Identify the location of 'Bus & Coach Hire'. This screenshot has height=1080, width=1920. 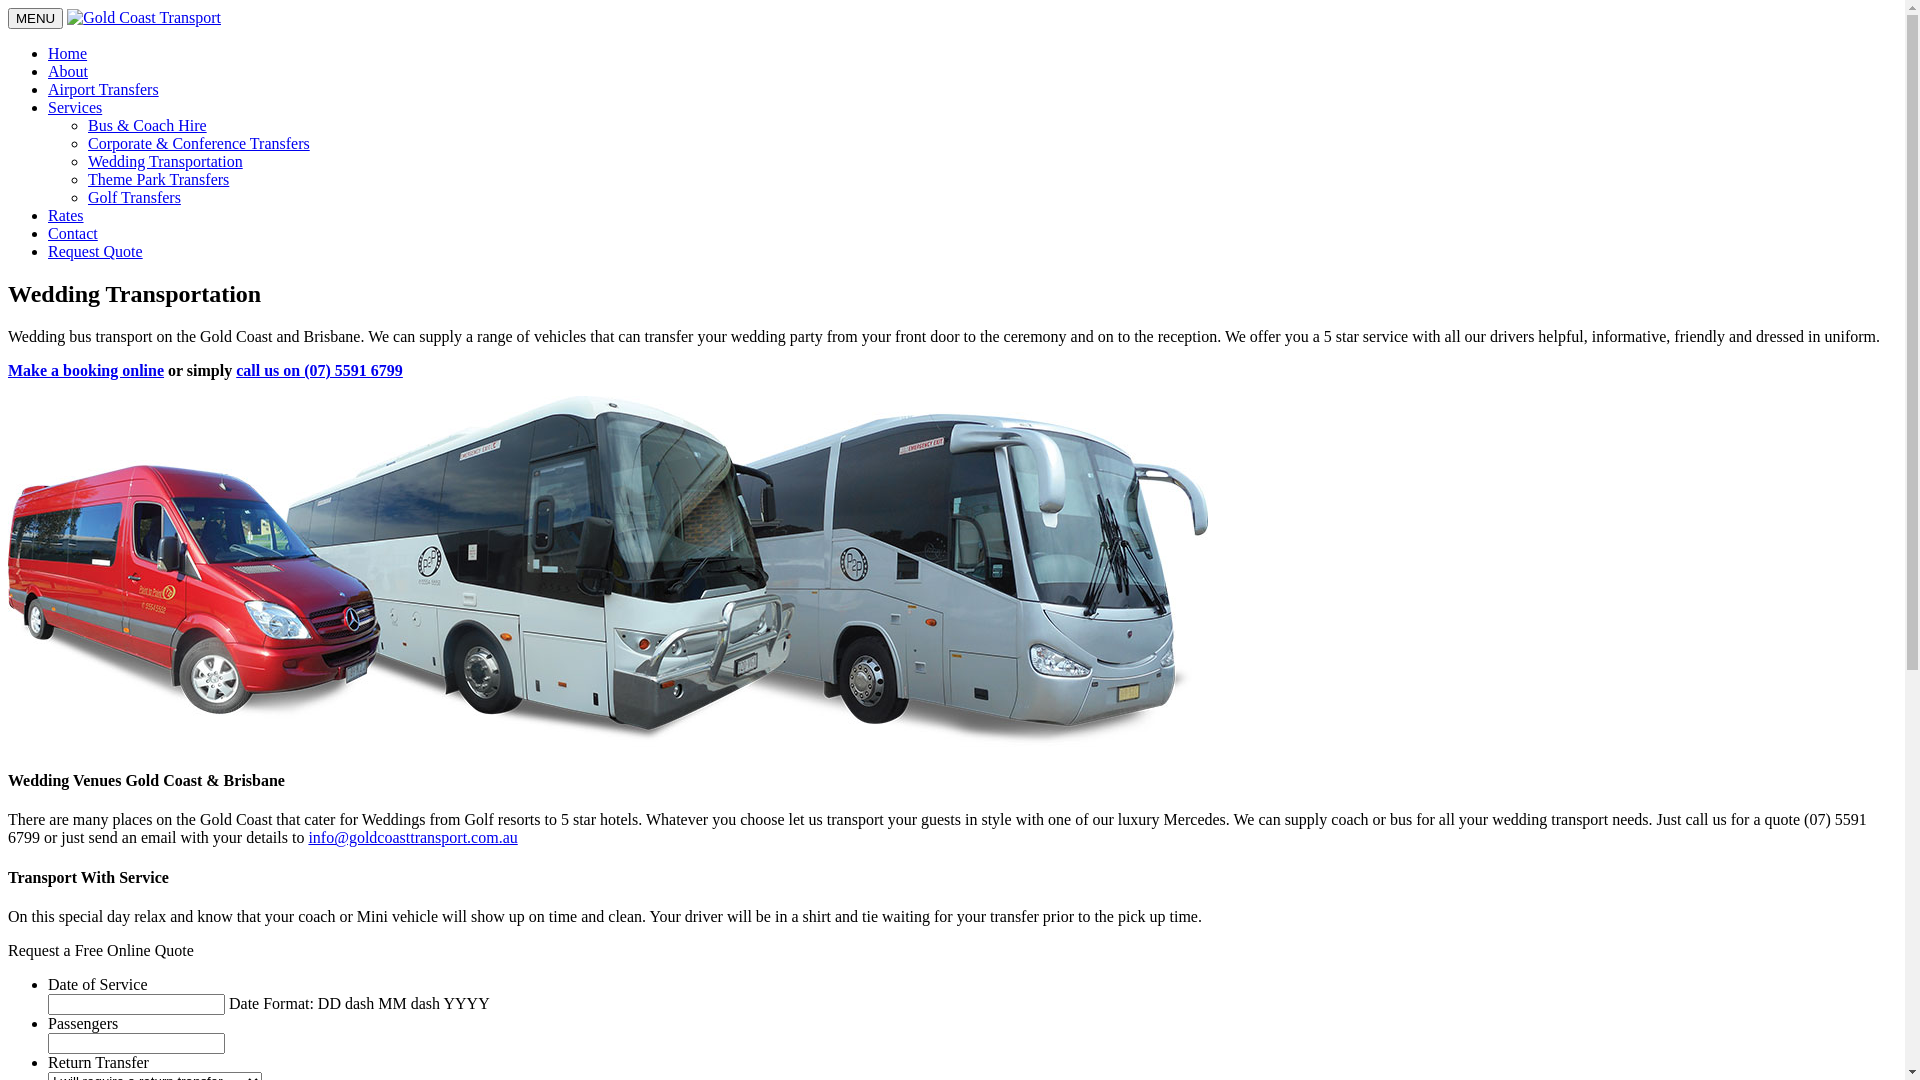
(146, 125).